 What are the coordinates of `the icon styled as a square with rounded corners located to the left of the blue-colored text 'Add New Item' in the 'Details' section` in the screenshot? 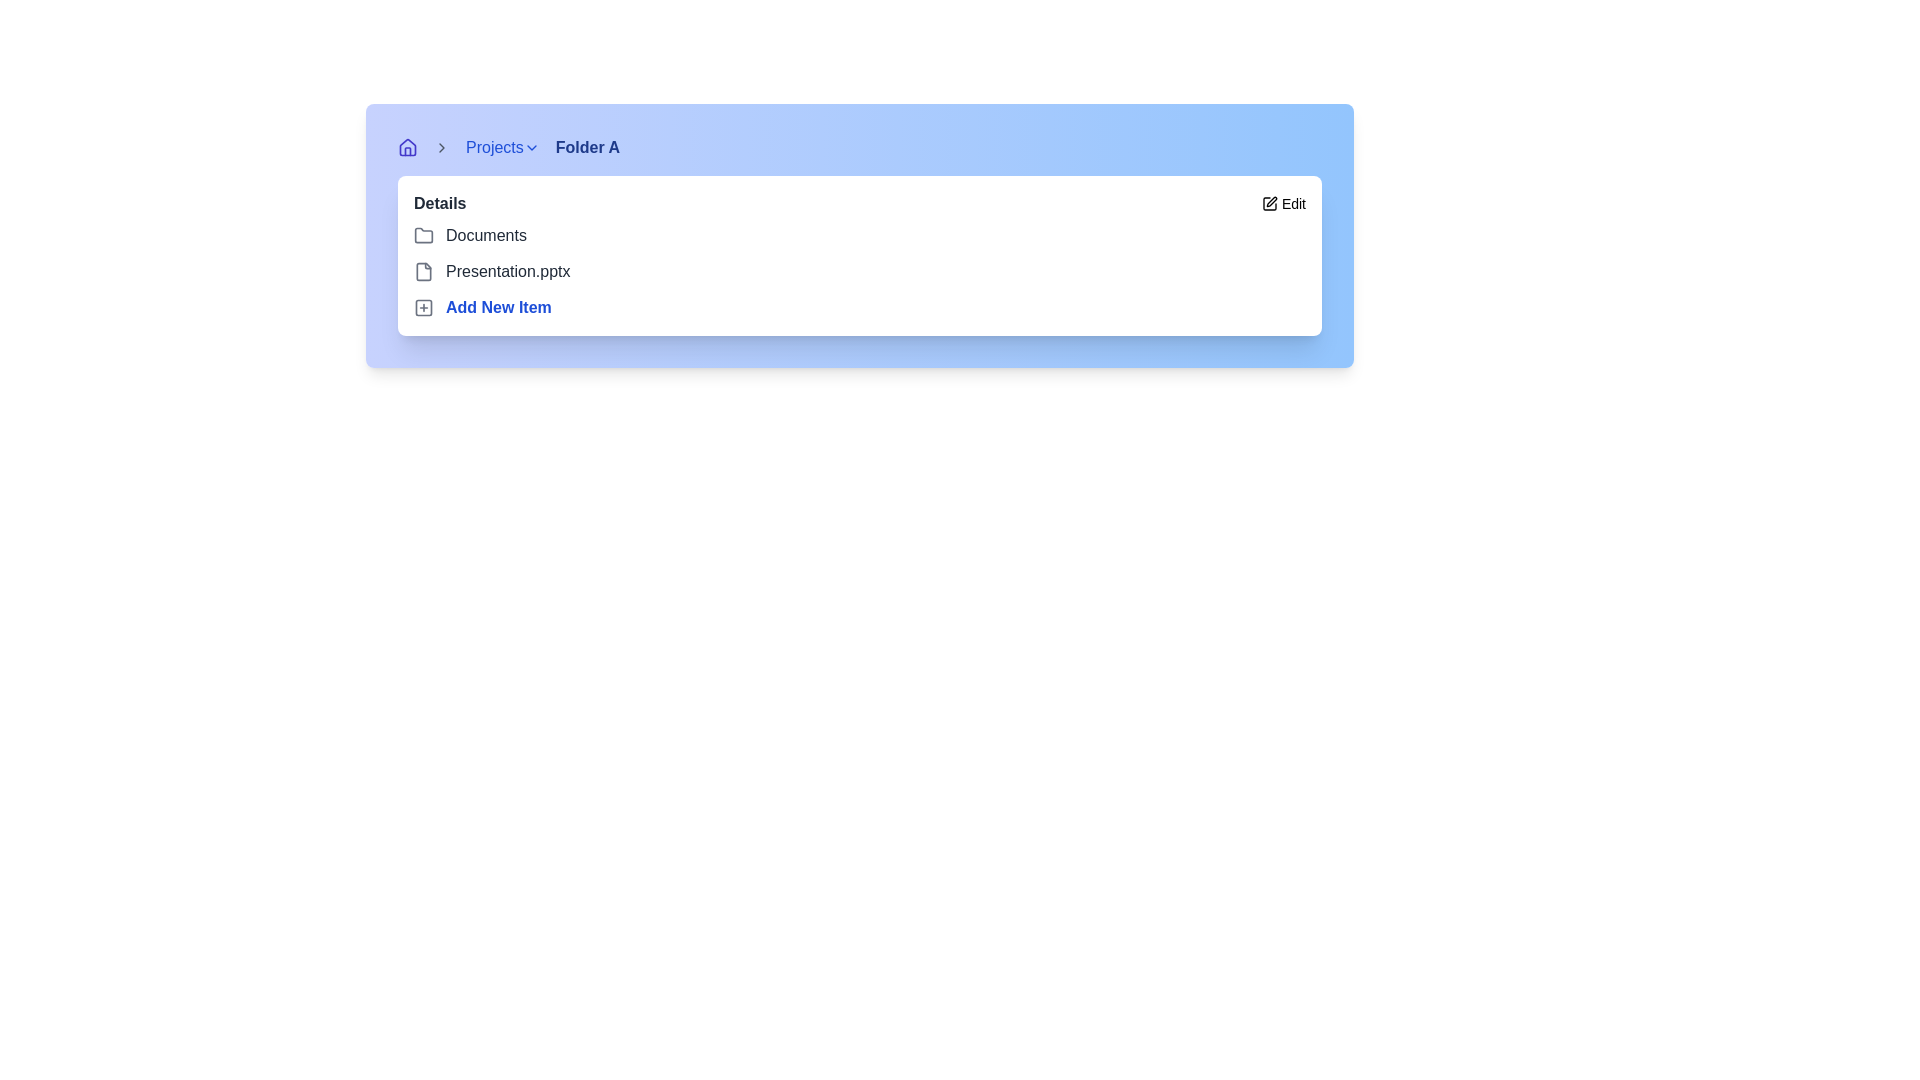 It's located at (422, 308).